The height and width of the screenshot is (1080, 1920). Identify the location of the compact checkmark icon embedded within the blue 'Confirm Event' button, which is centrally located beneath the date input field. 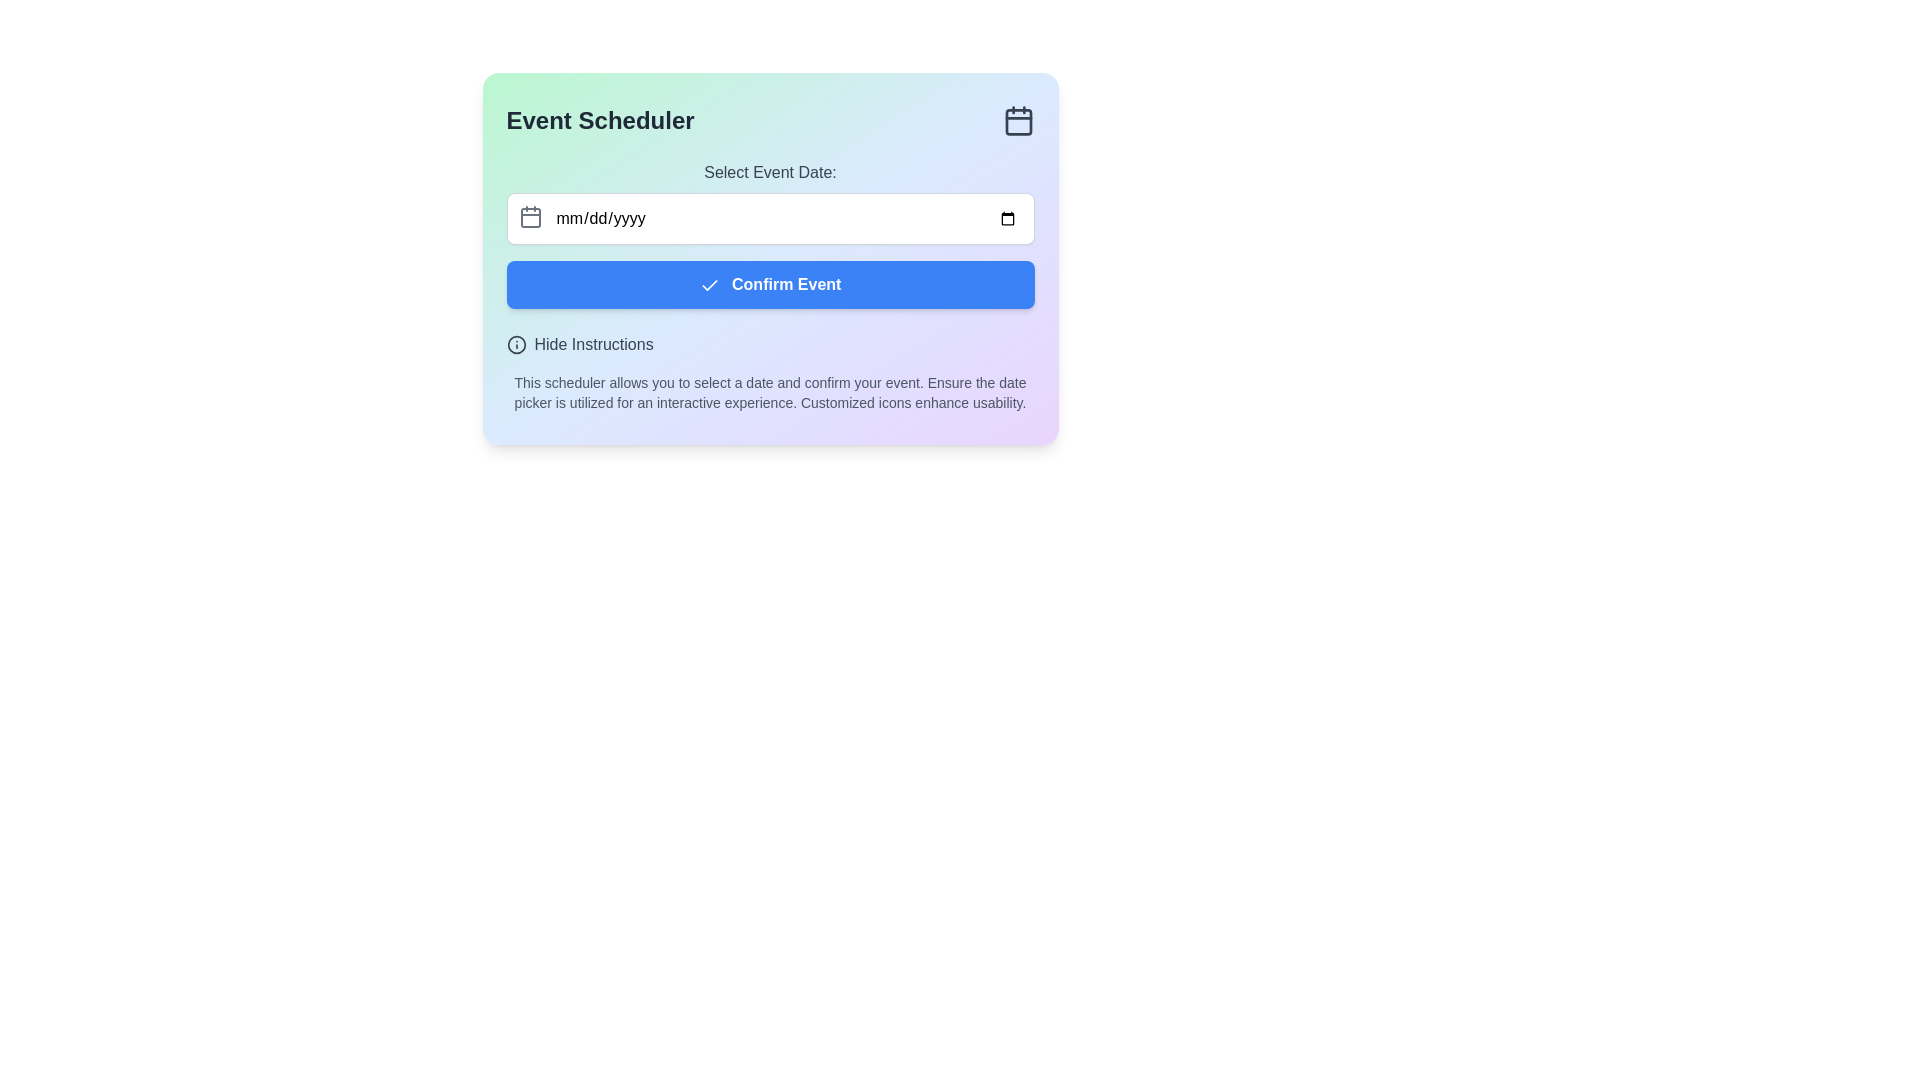
(709, 285).